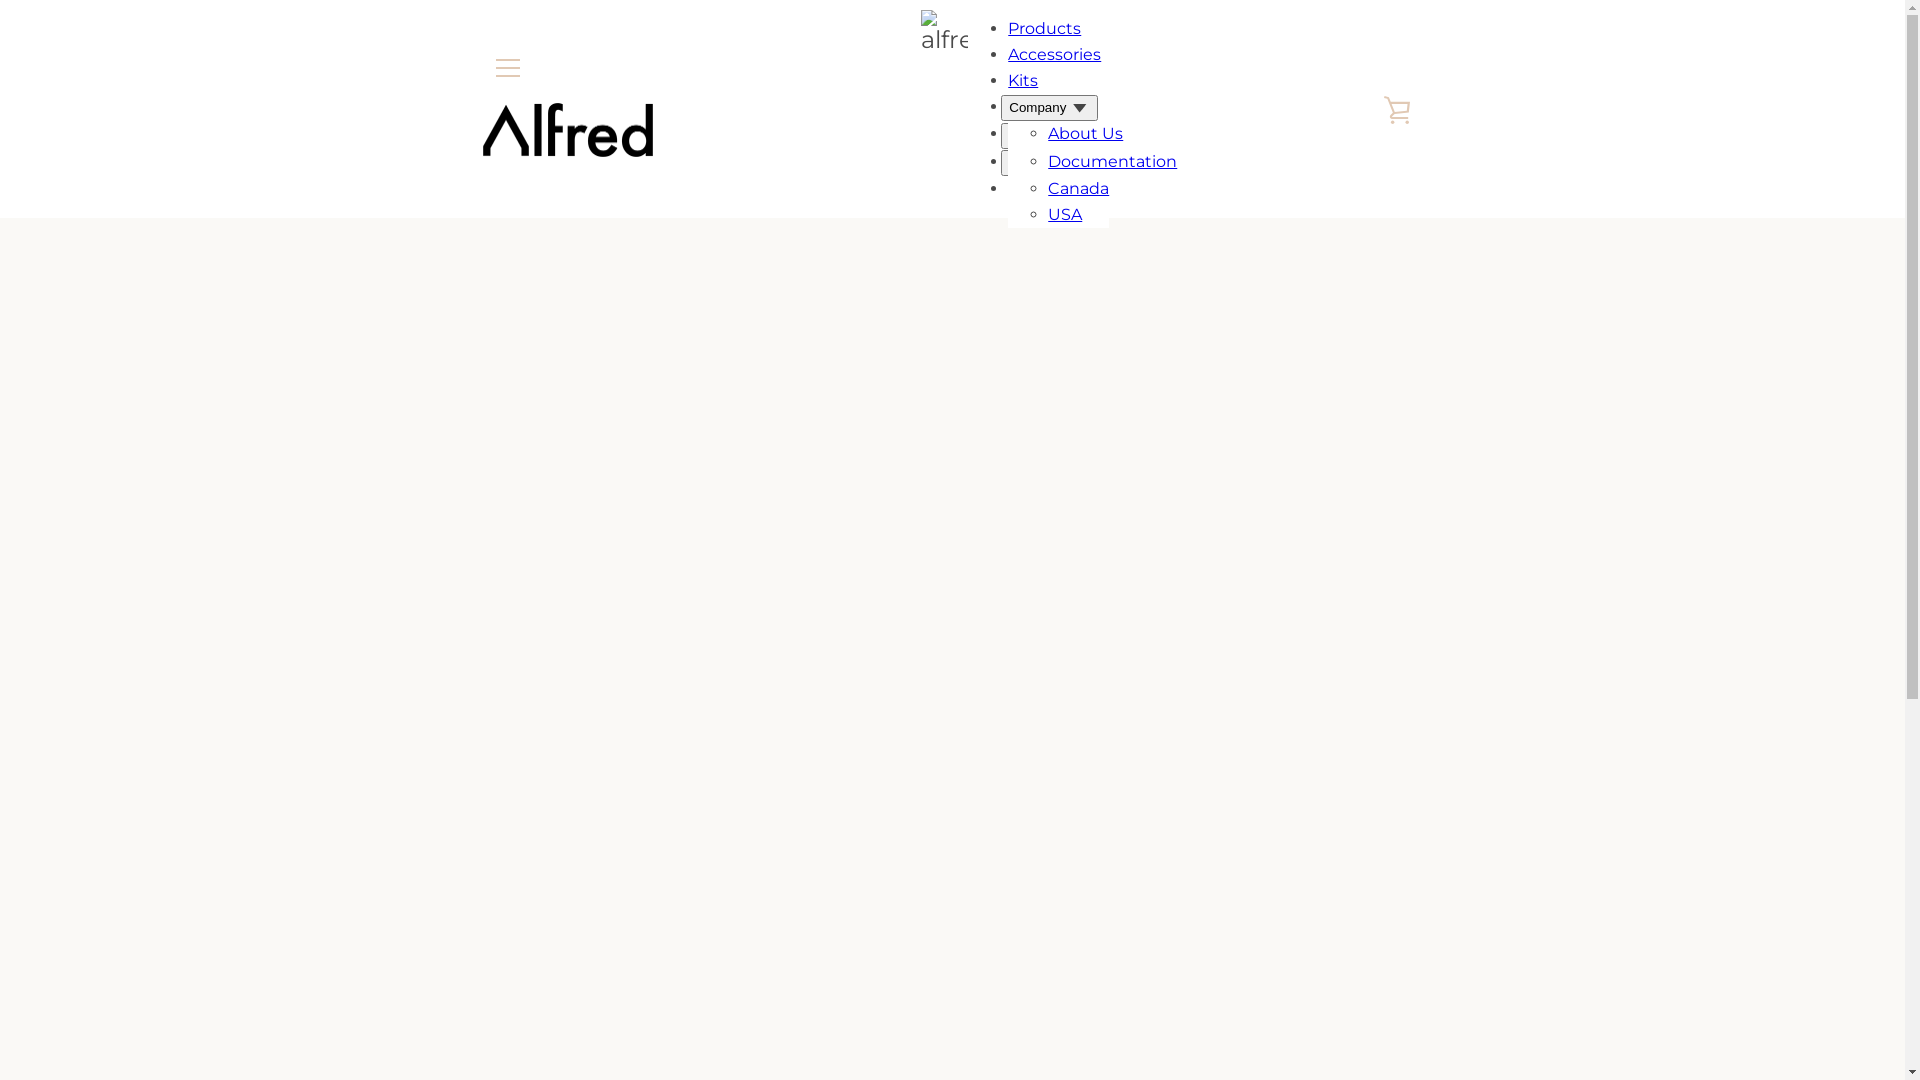 The width and height of the screenshot is (1920, 1080). What do you see at coordinates (1042, 161) in the screenshot?
I see `'Country` at bounding box center [1042, 161].